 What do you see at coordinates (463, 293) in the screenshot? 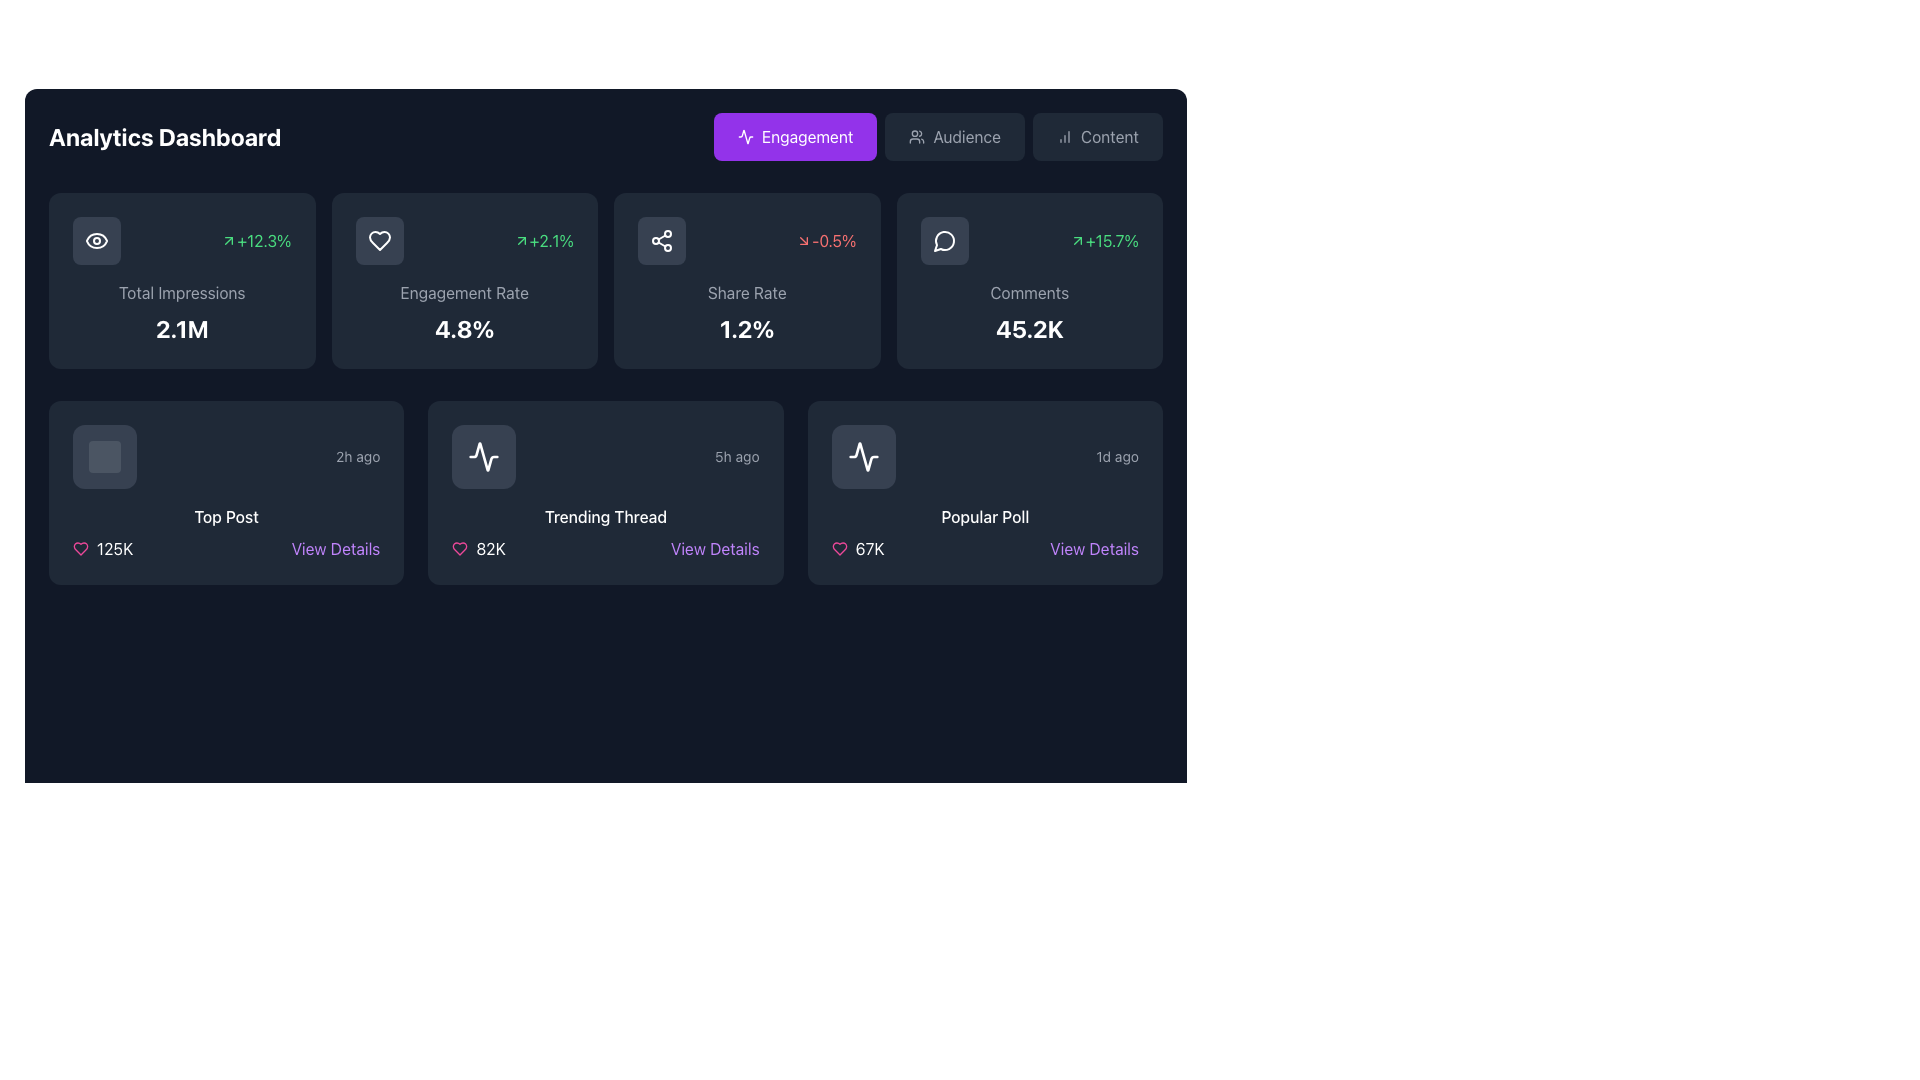
I see `the text label describing the 'Engagement Rate' metric, which is positioned above the numerical representation '4.8%' in the dashboard grid layout` at bounding box center [463, 293].